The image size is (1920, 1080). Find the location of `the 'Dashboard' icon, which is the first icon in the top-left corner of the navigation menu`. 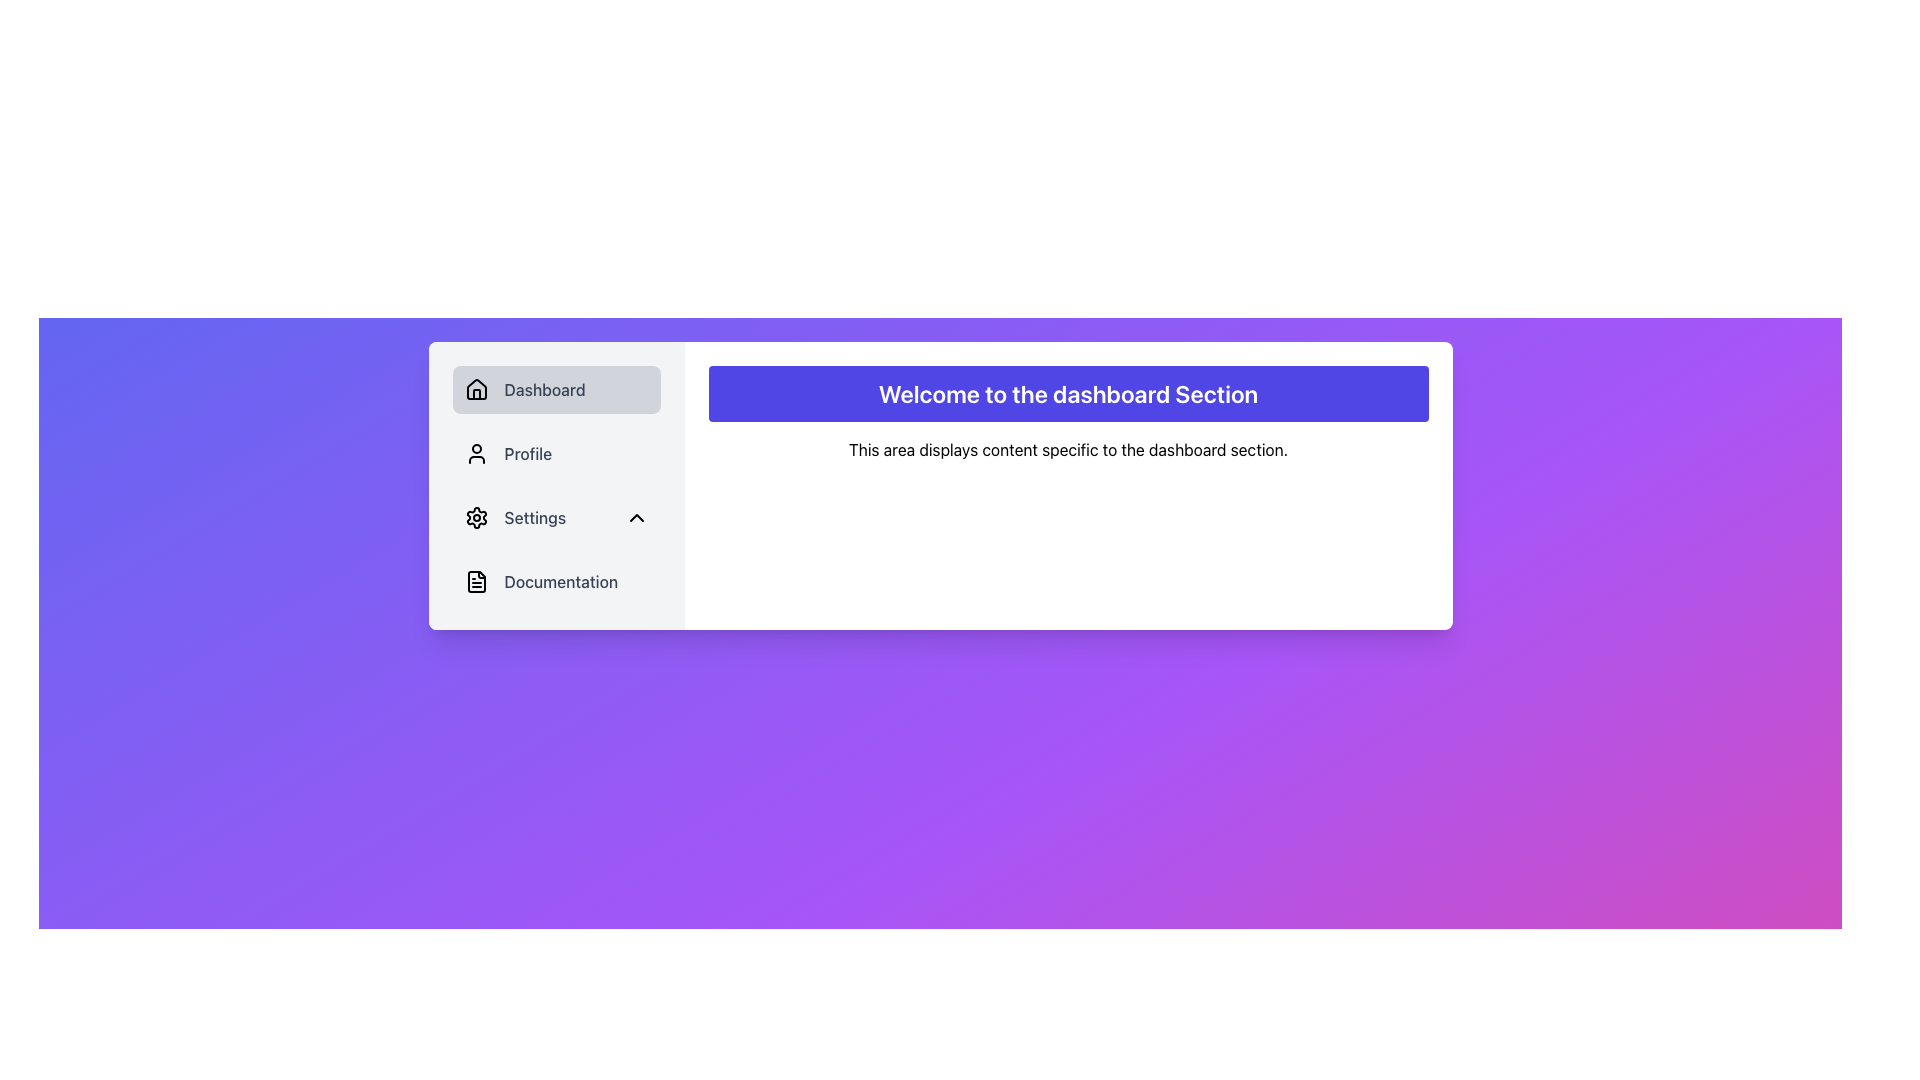

the 'Dashboard' icon, which is the first icon in the top-left corner of the navigation menu is located at coordinates (475, 389).